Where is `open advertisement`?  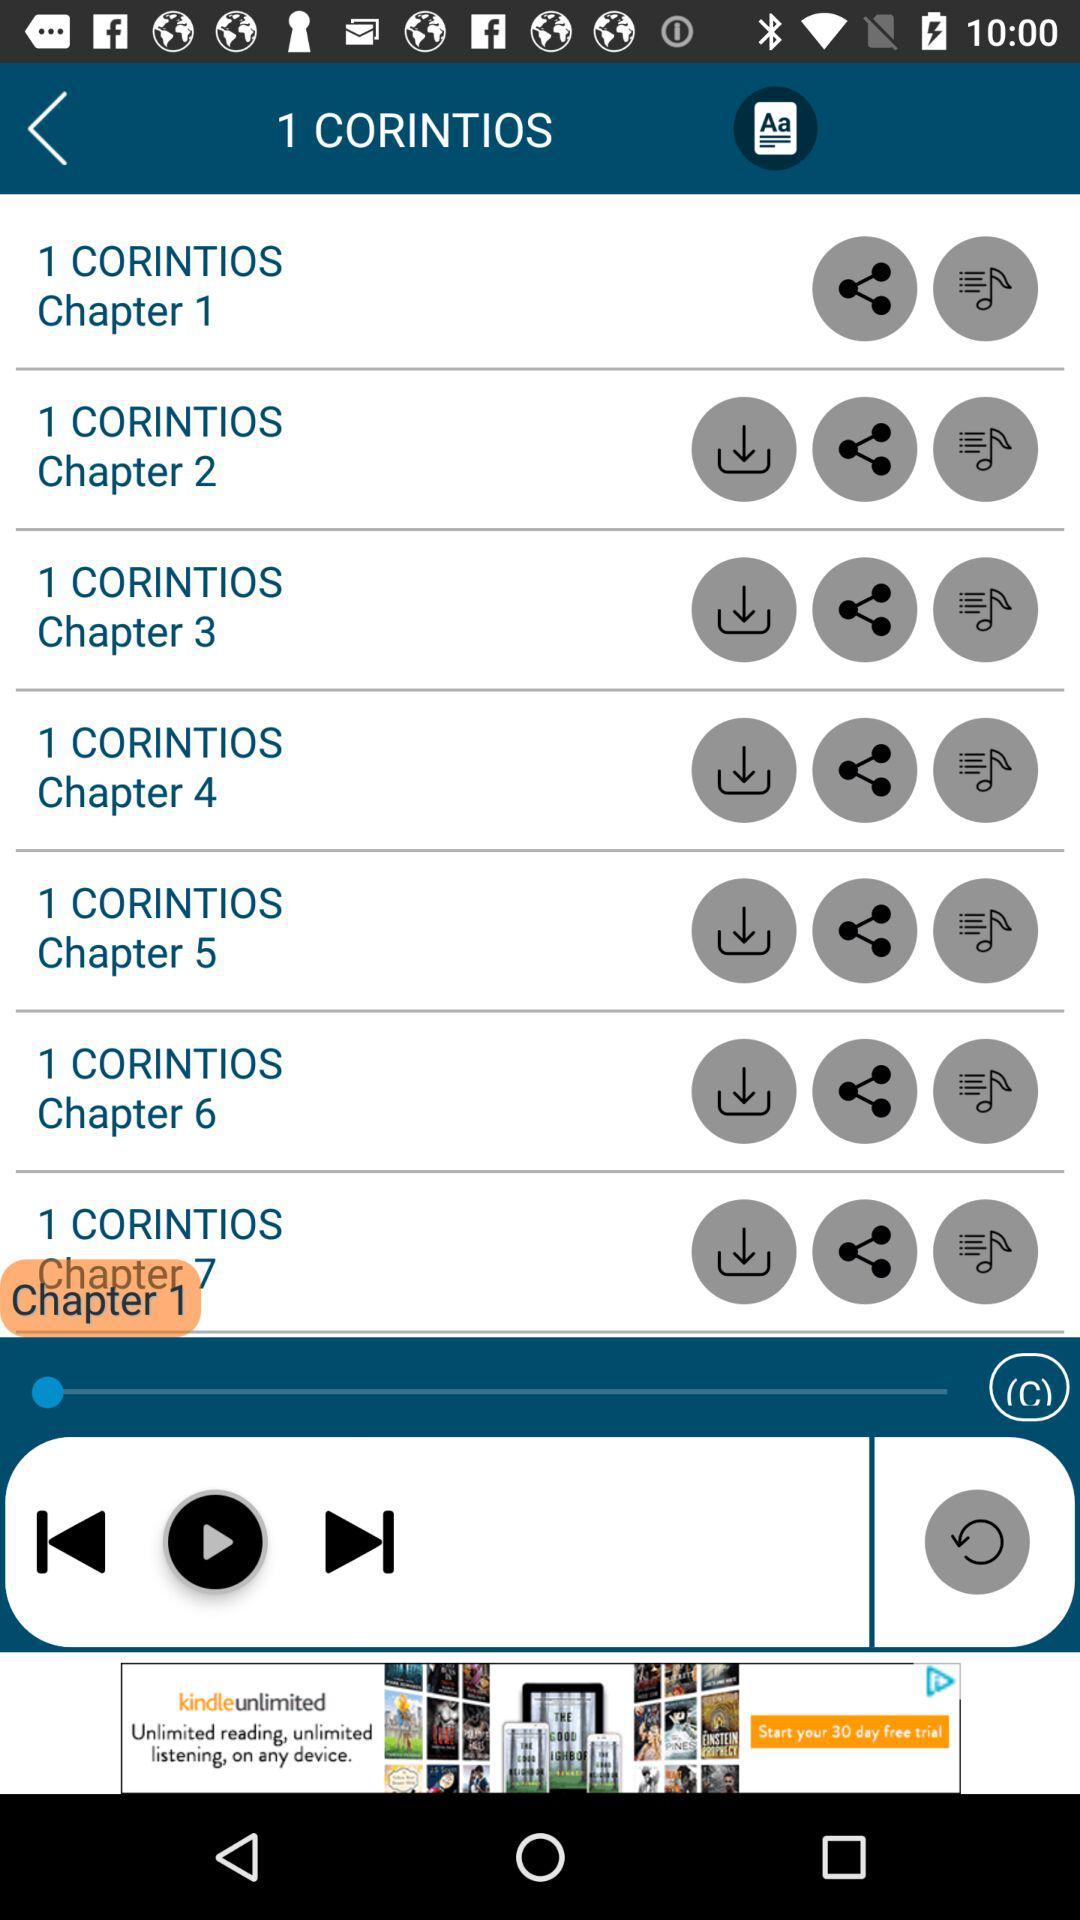 open advertisement is located at coordinates (540, 1727).